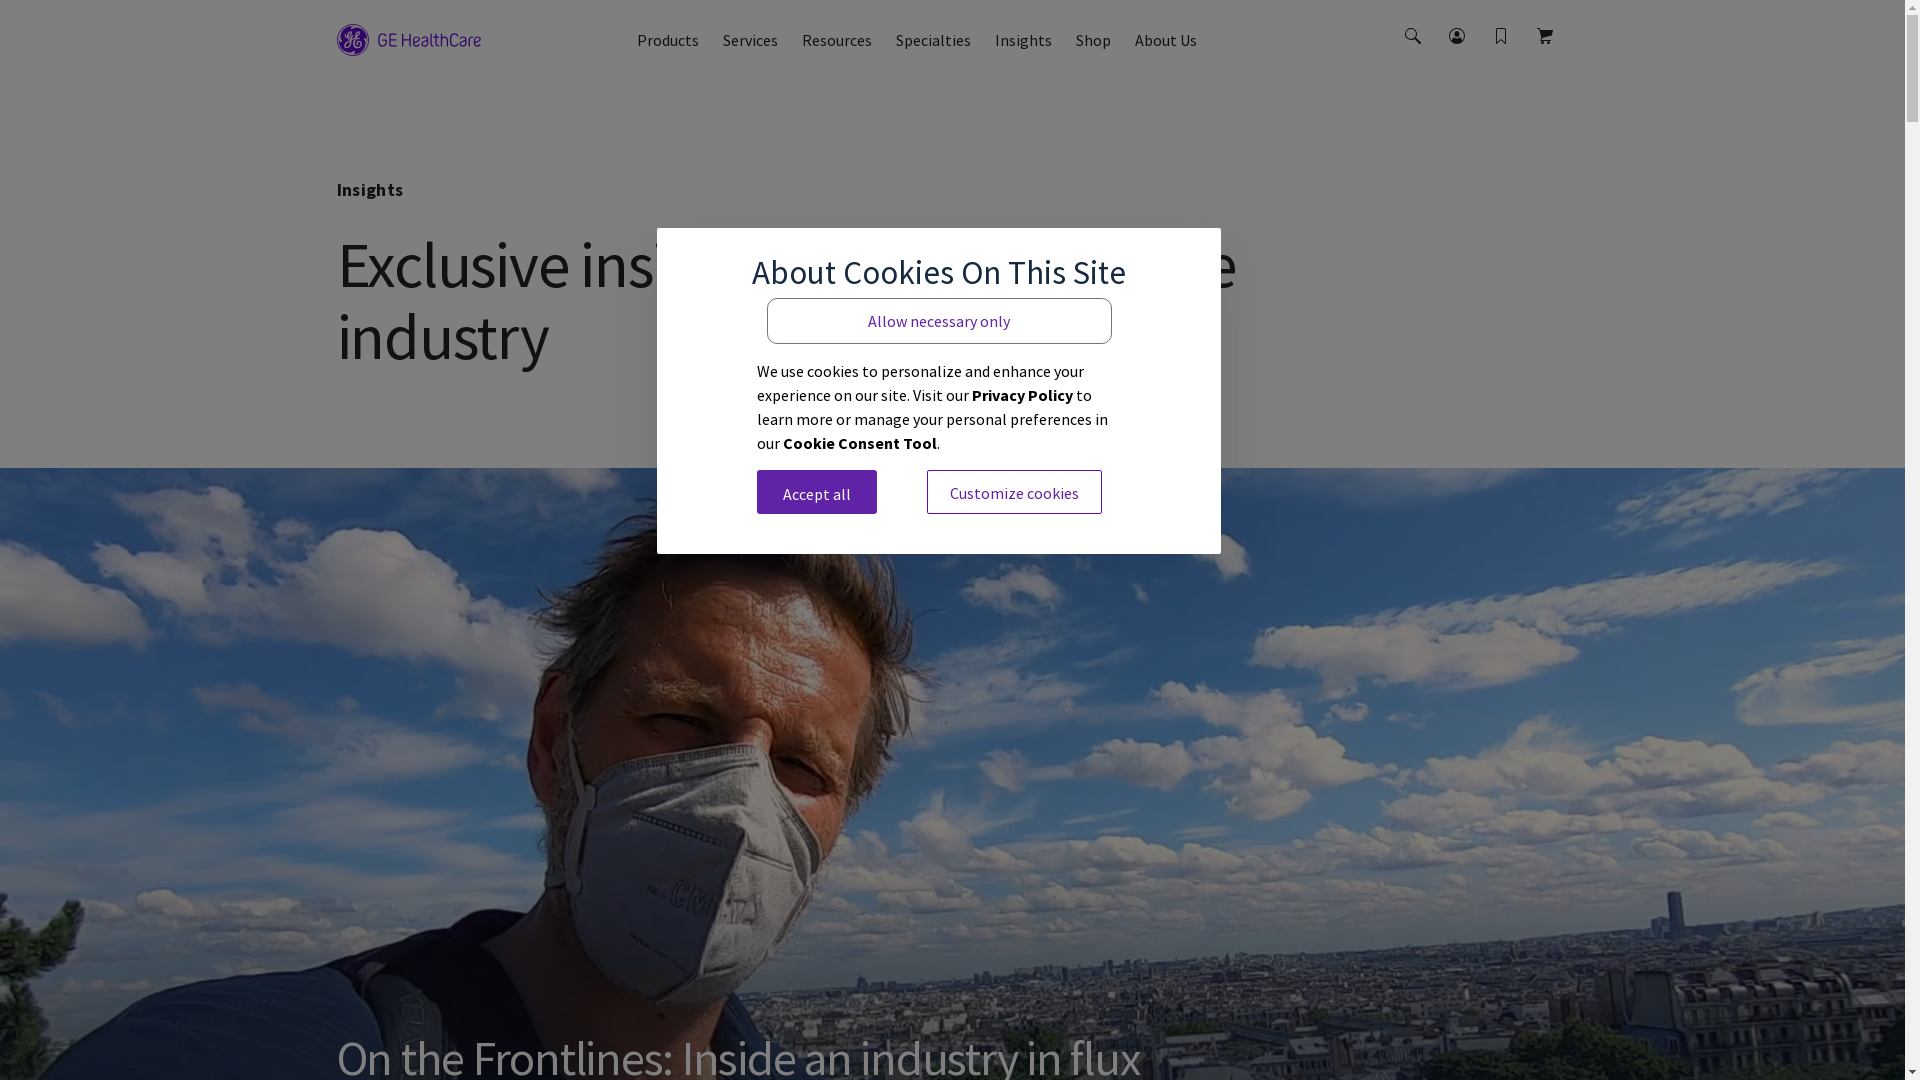 The height and width of the screenshot is (1080, 1920). What do you see at coordinates (938, 319) in the screenshot?
I see `'Allow necessary only'` at bounding box center [938, 319].